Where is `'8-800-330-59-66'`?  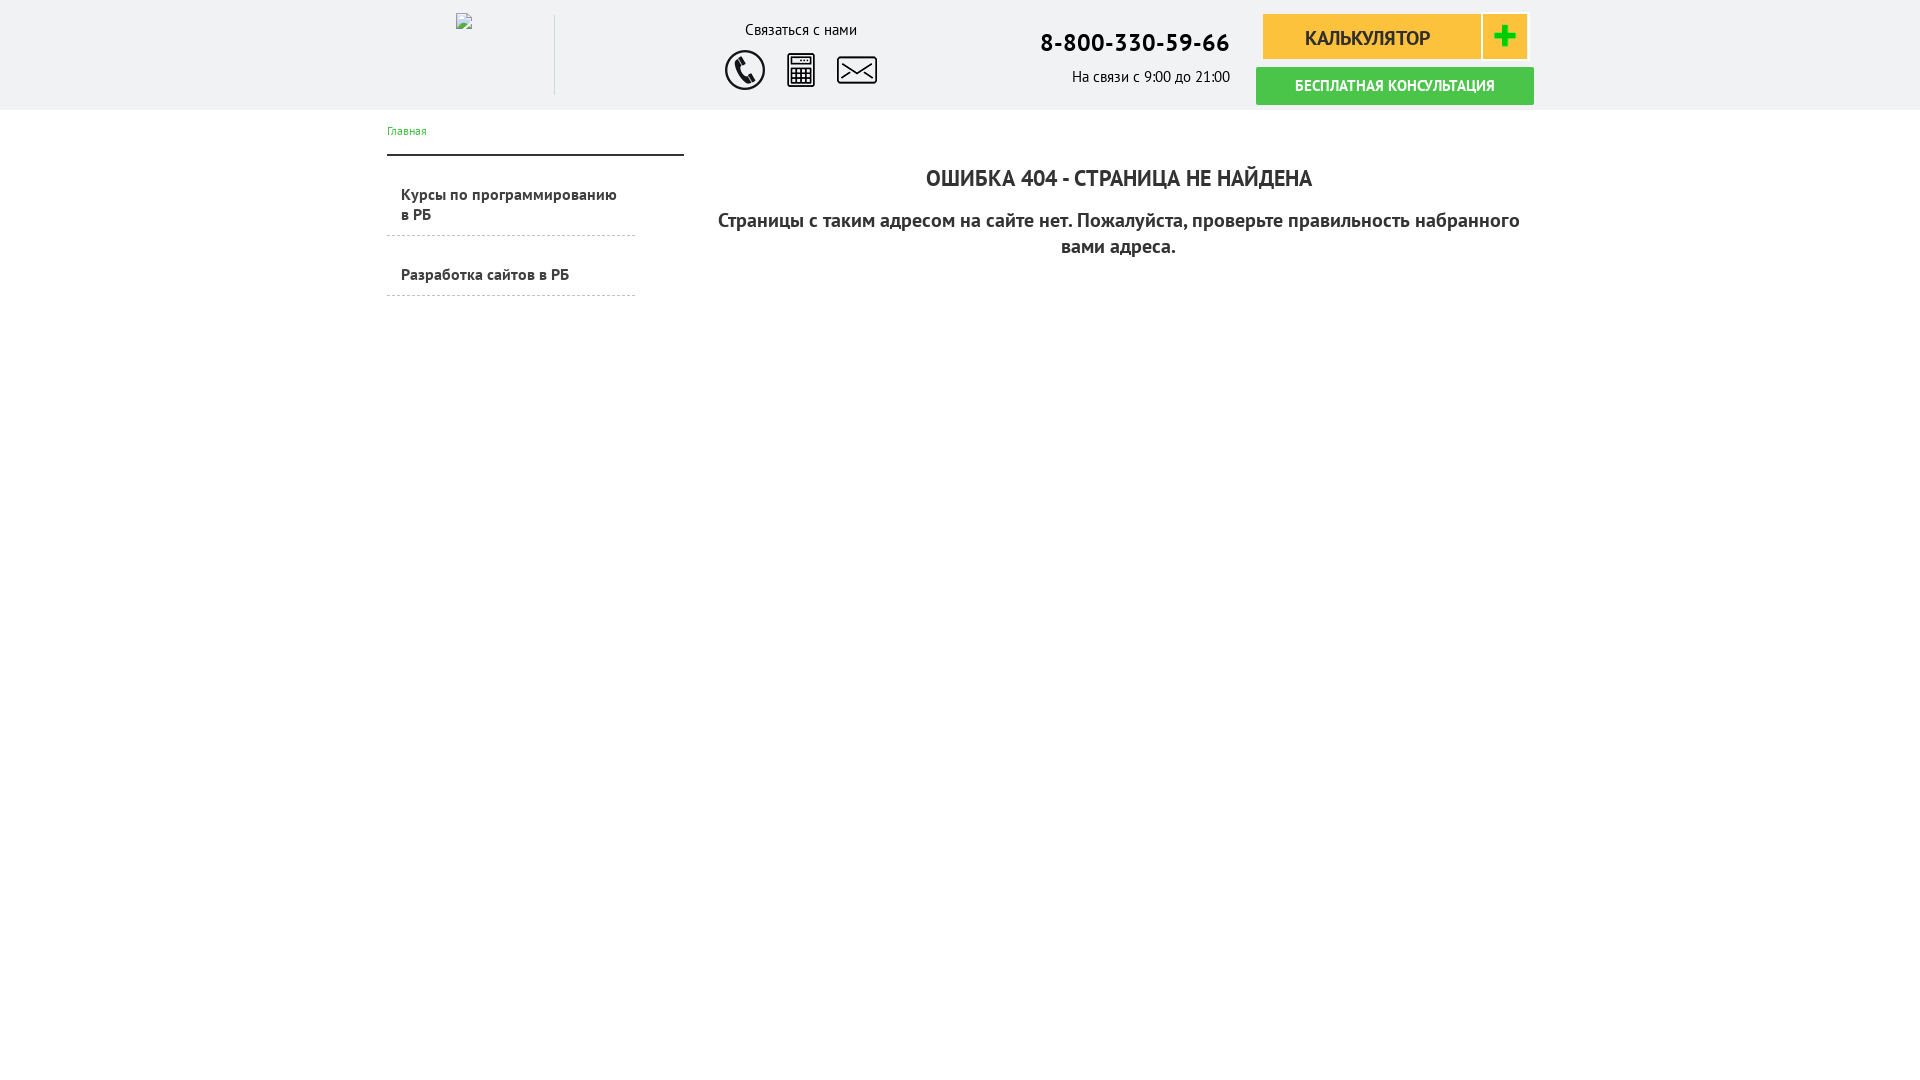 '8-800-330-59-66' is located at coordinates (1134, 42).